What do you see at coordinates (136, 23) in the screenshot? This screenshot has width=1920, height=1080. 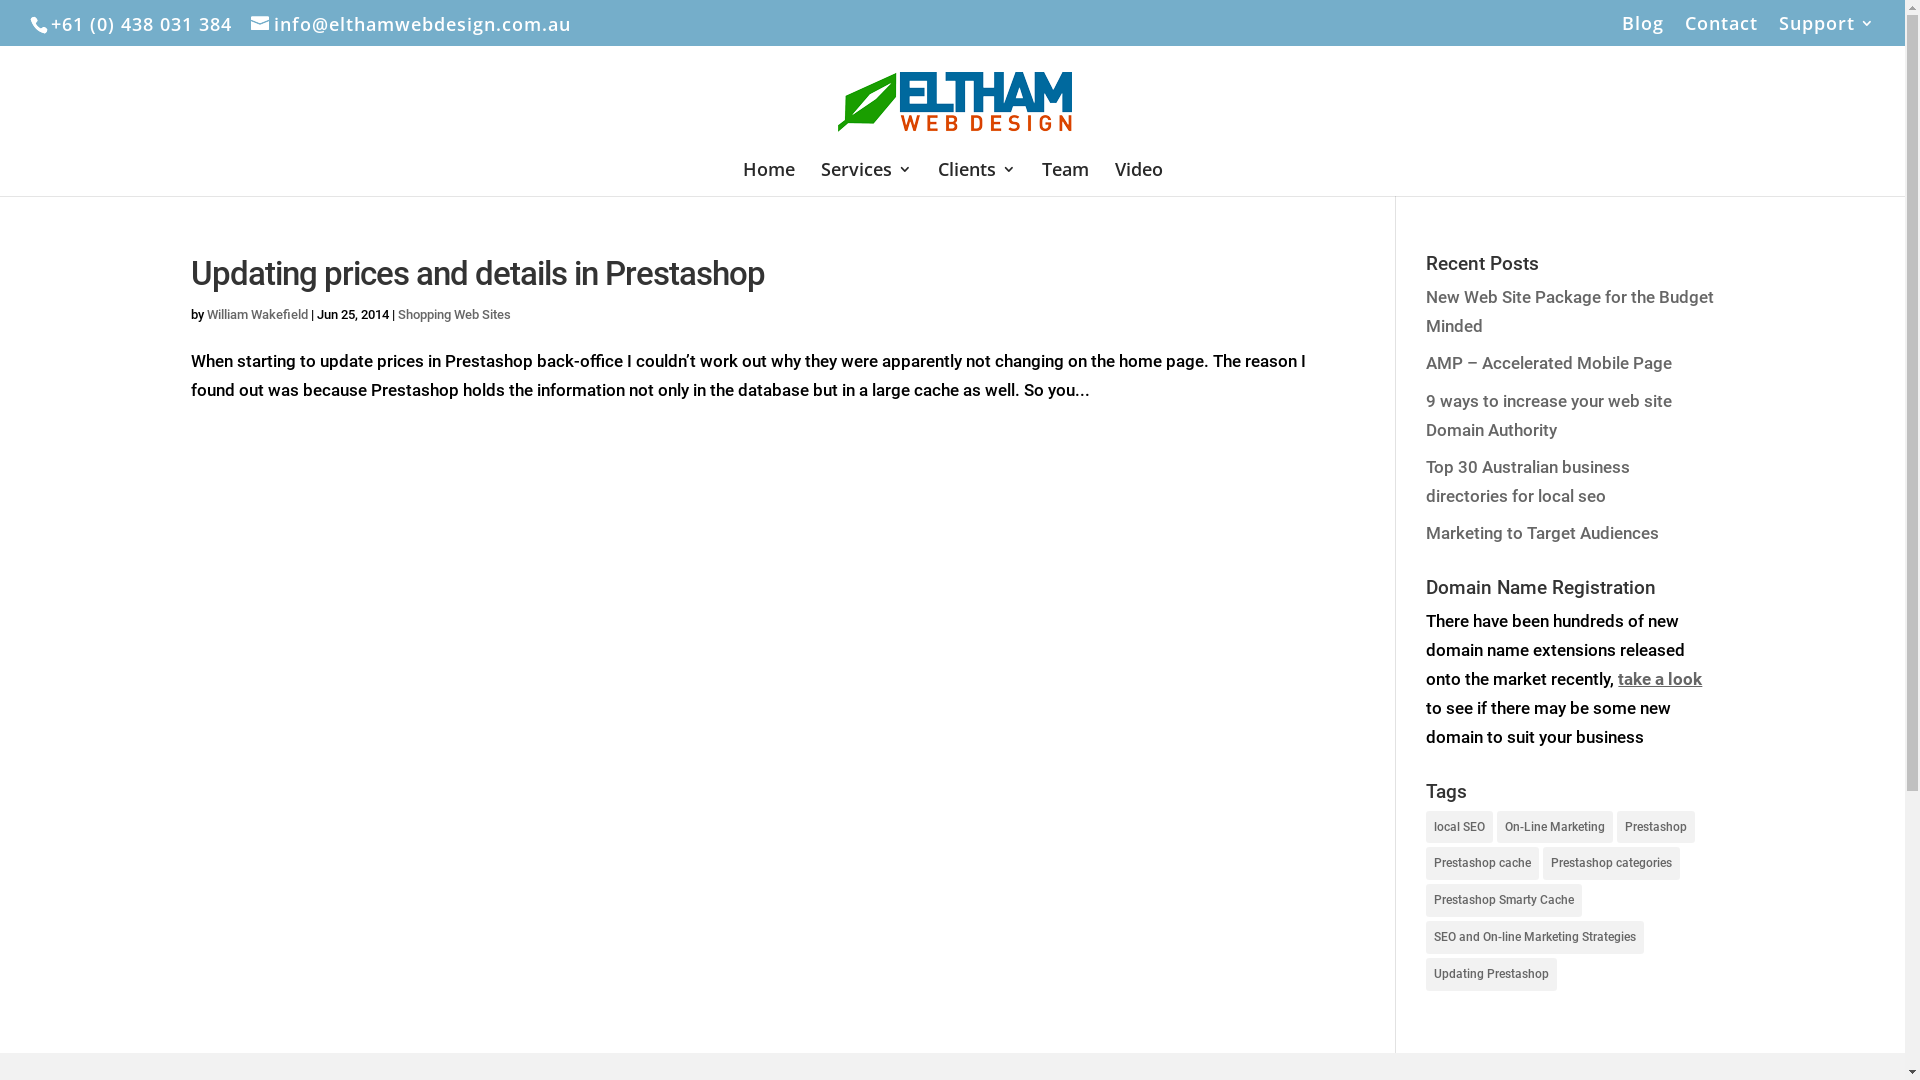 I see `'+61 (0) 438 031 384'` at bounding box center [136, 23].